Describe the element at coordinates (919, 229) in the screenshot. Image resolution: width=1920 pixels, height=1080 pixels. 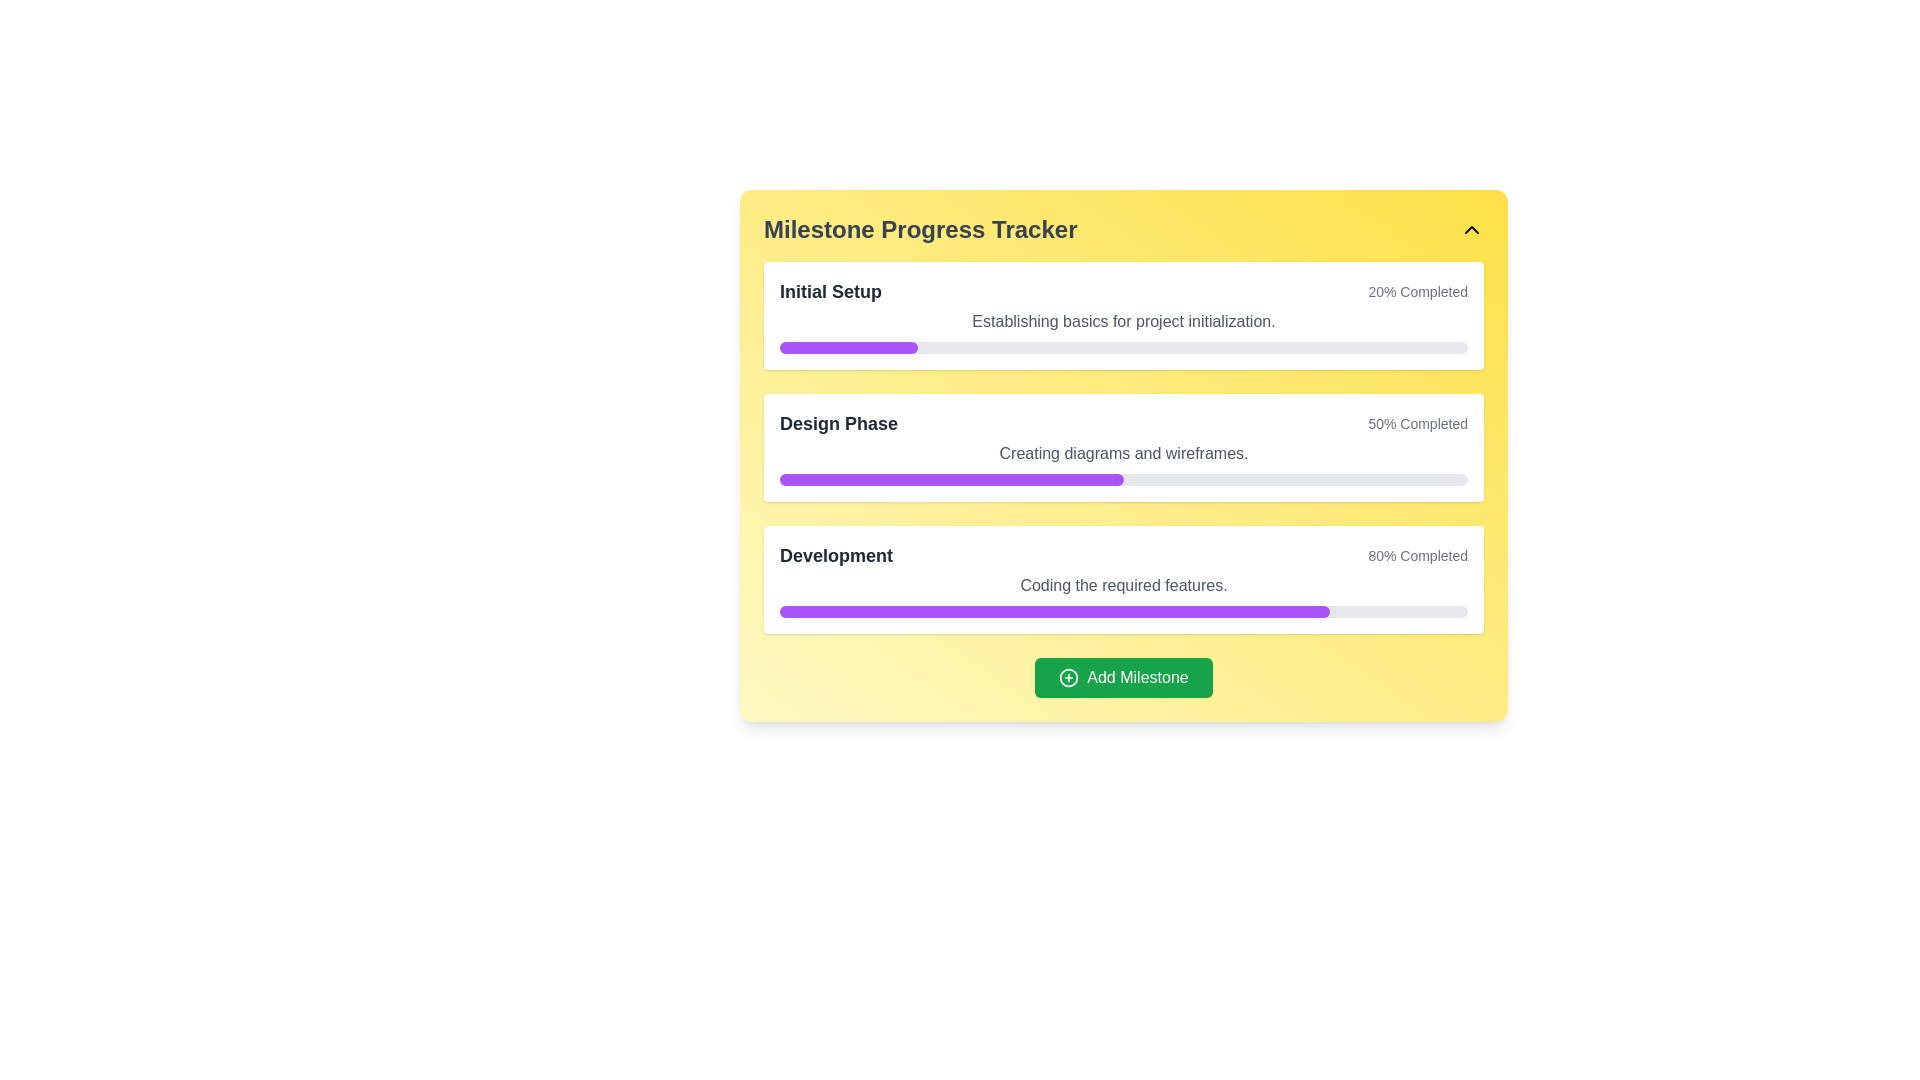
I see `the text label that serves as a title or heading for the section beneath it, indicating the purpose of the associated progress tracker for milestones` at that location.